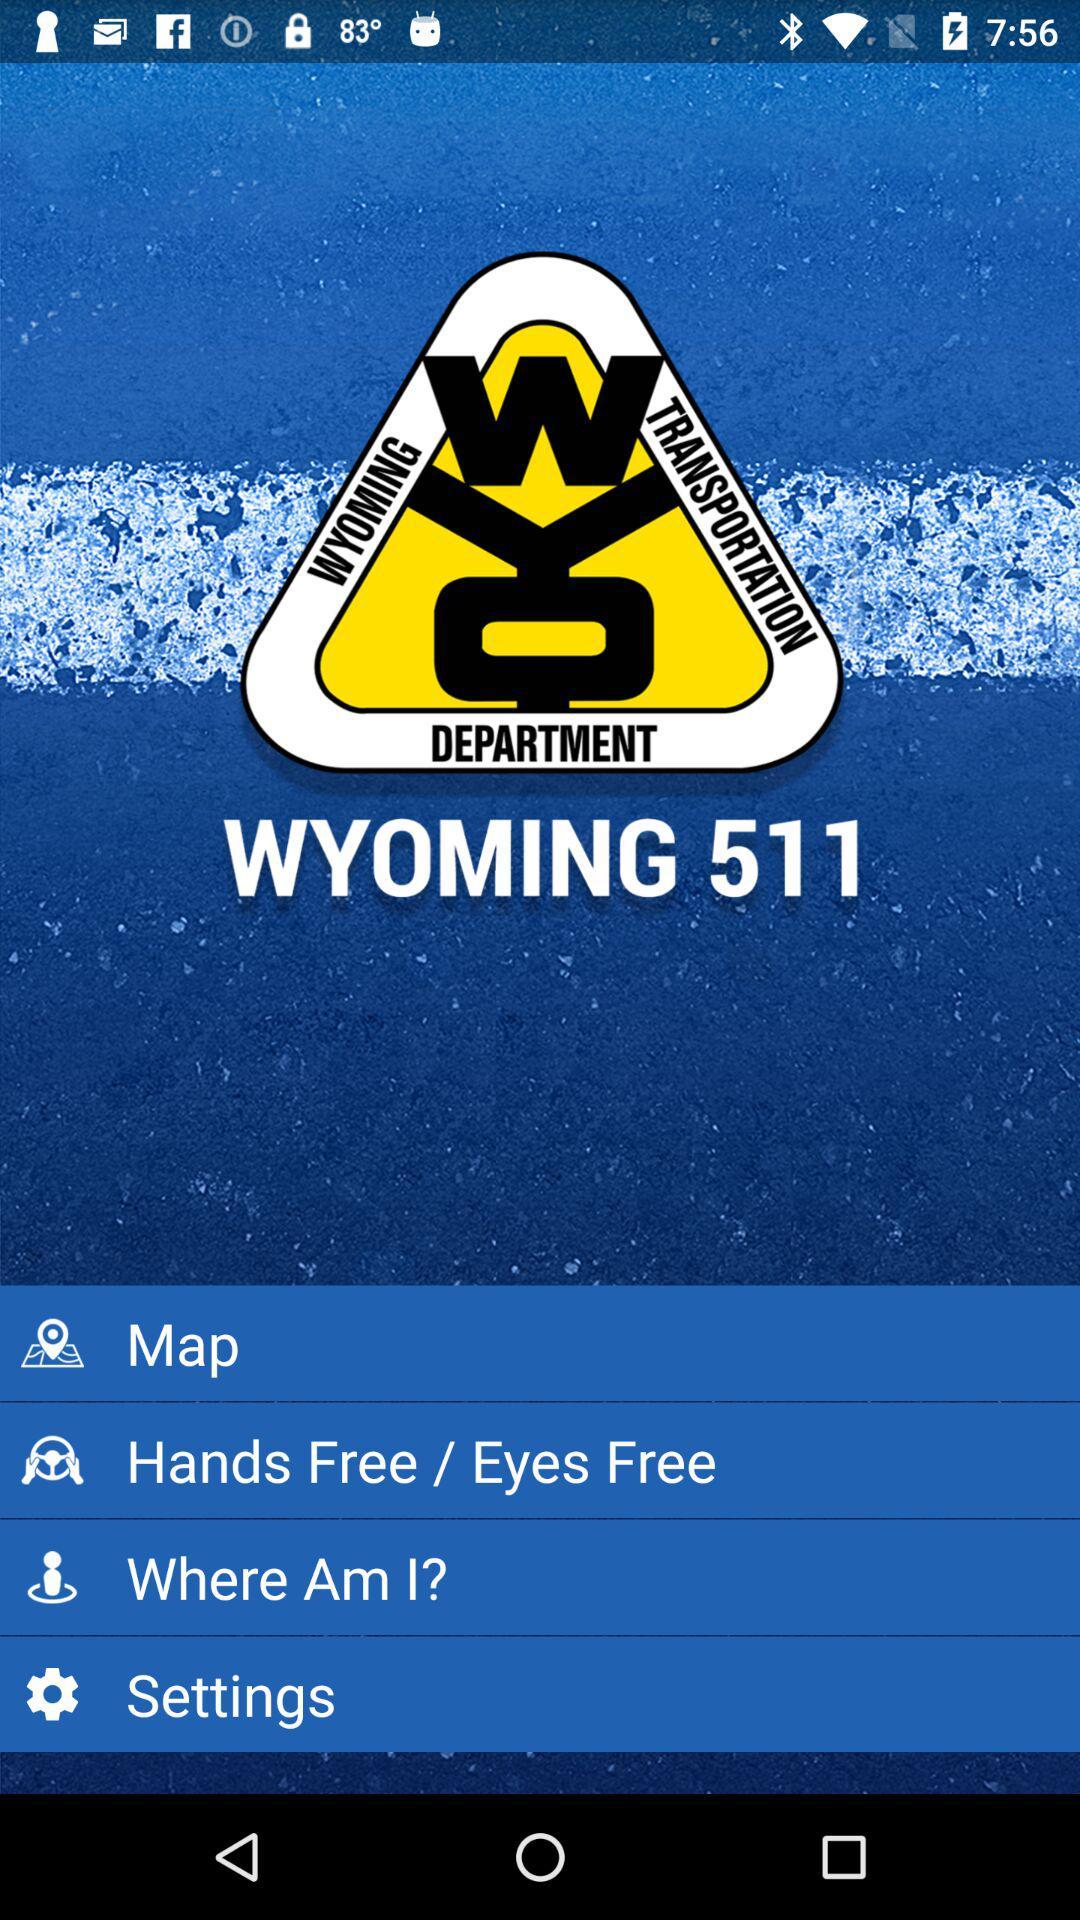 The height and width of the screenshot is (1920, 1080). Describe the element at coordinates (540, 1460) in the screenshot. I see `the app below map item` at that location.